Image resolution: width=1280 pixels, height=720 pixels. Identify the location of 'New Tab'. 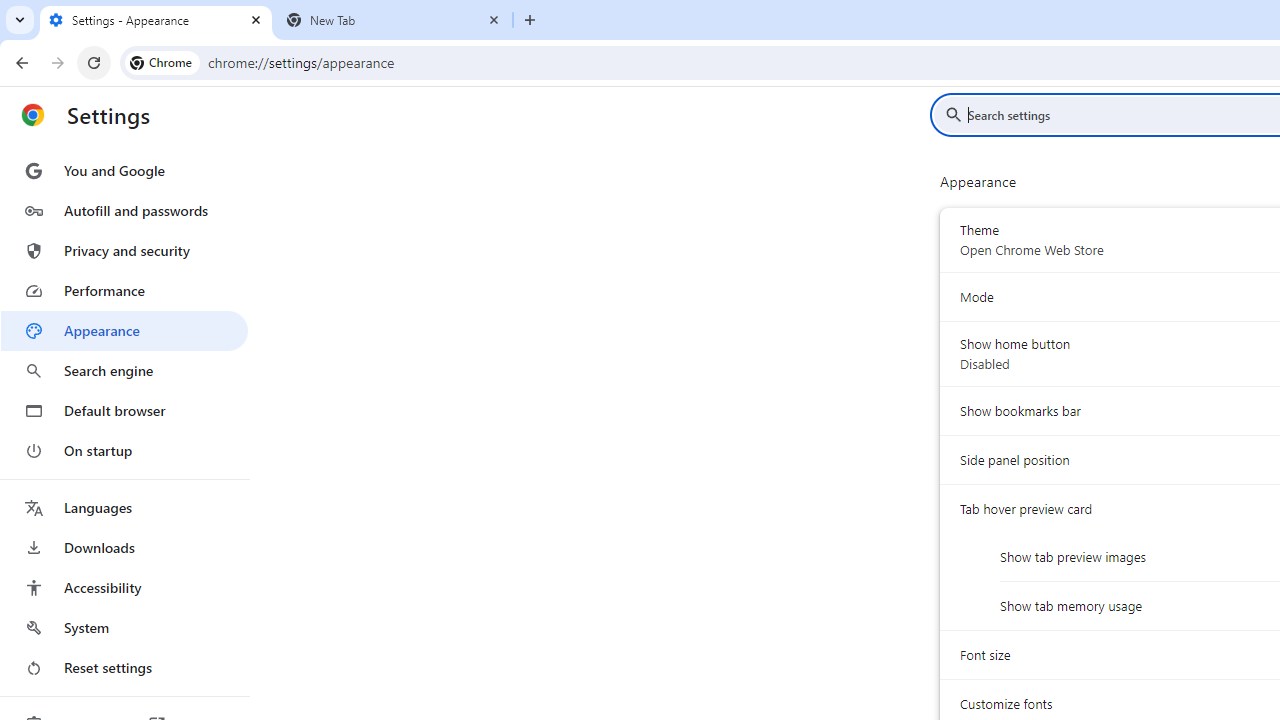
(394, 20).